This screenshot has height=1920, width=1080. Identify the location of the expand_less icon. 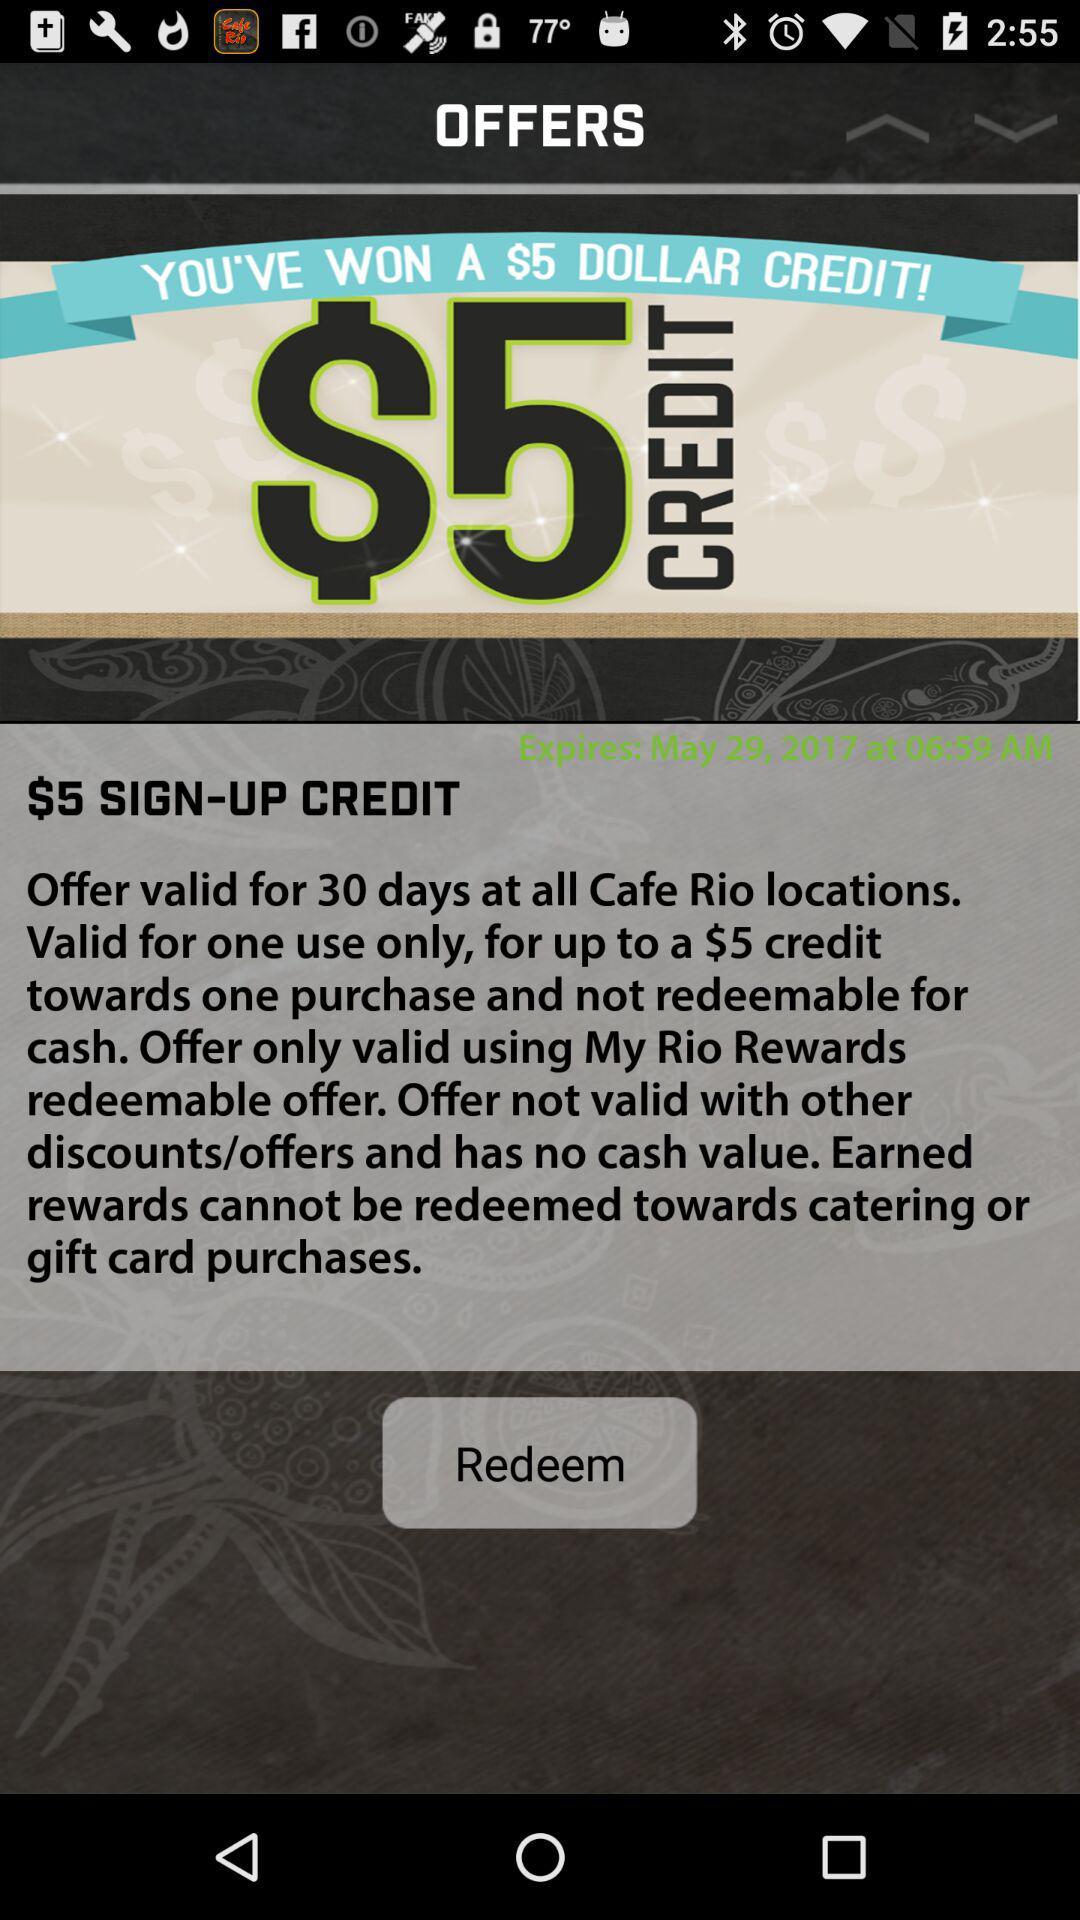
(886, 136).